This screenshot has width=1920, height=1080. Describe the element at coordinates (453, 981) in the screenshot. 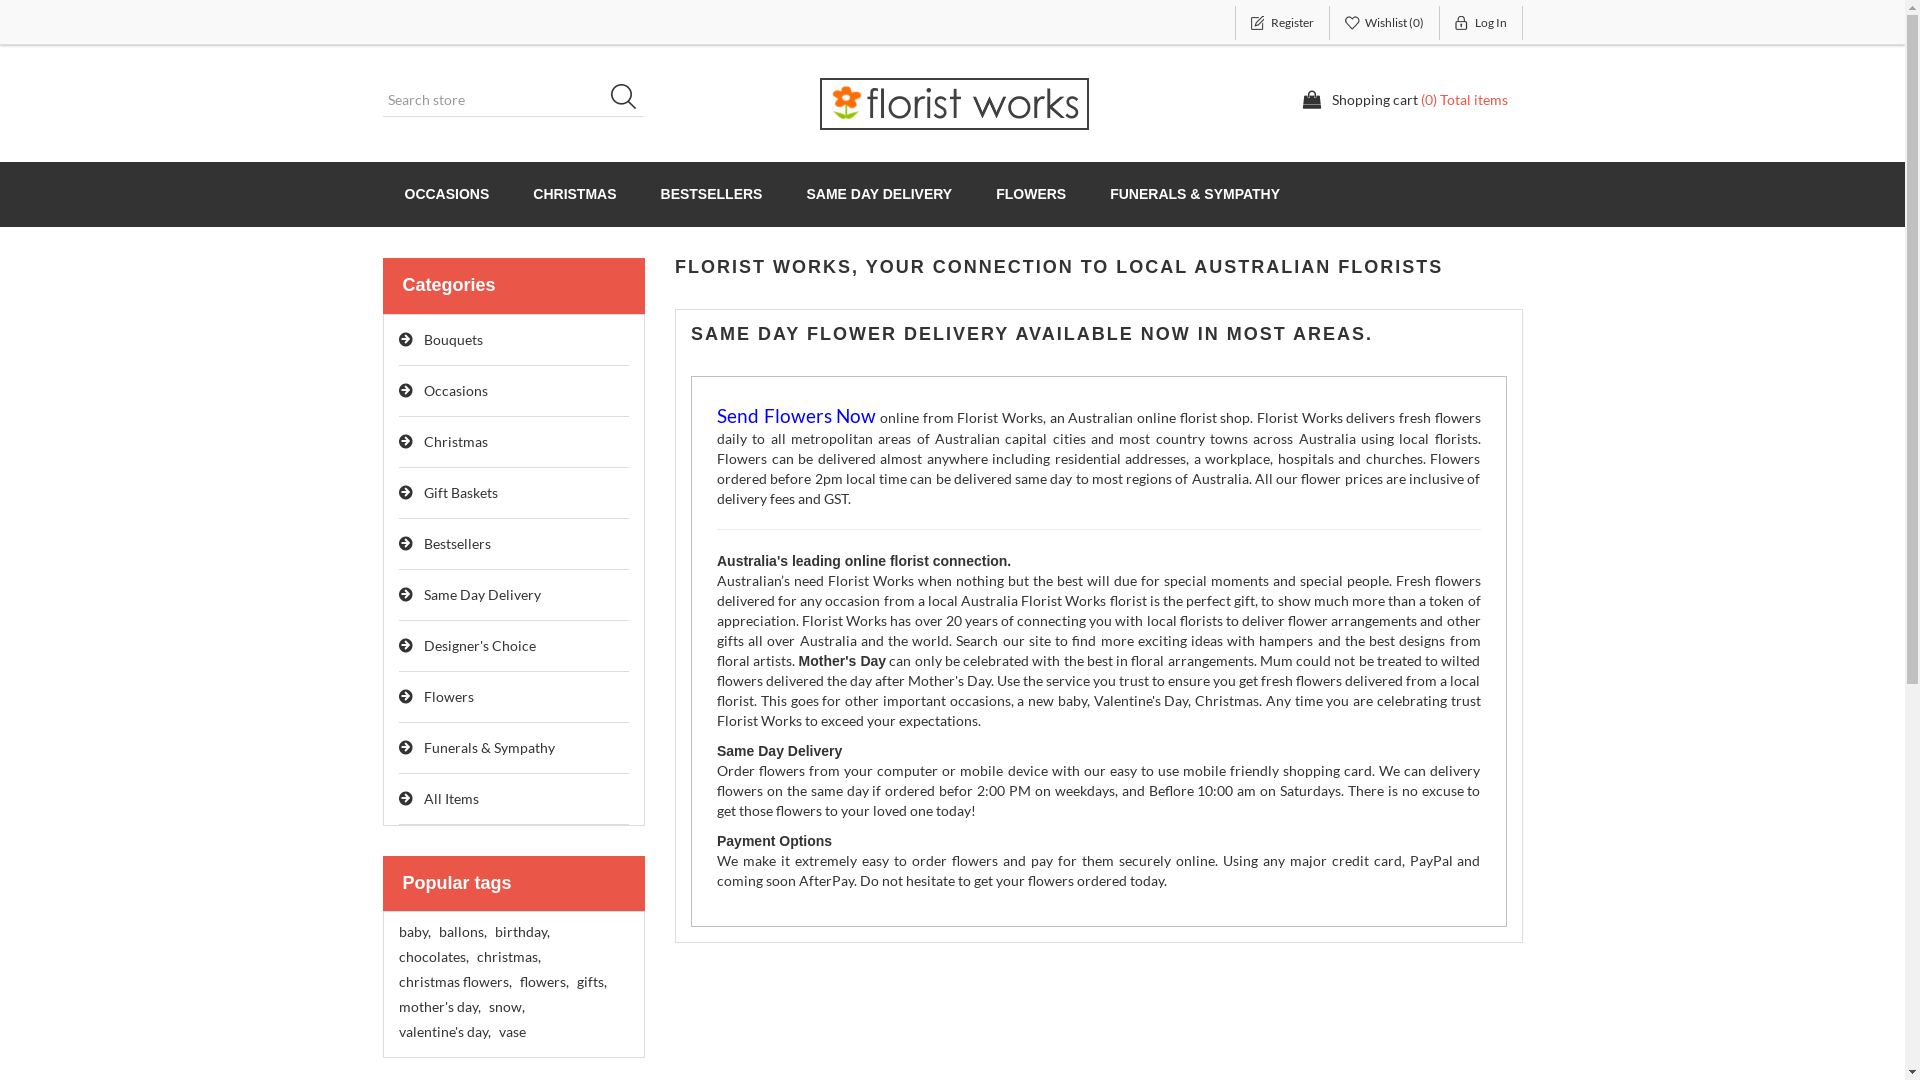

I see `'christmas flowers,'` at that location.